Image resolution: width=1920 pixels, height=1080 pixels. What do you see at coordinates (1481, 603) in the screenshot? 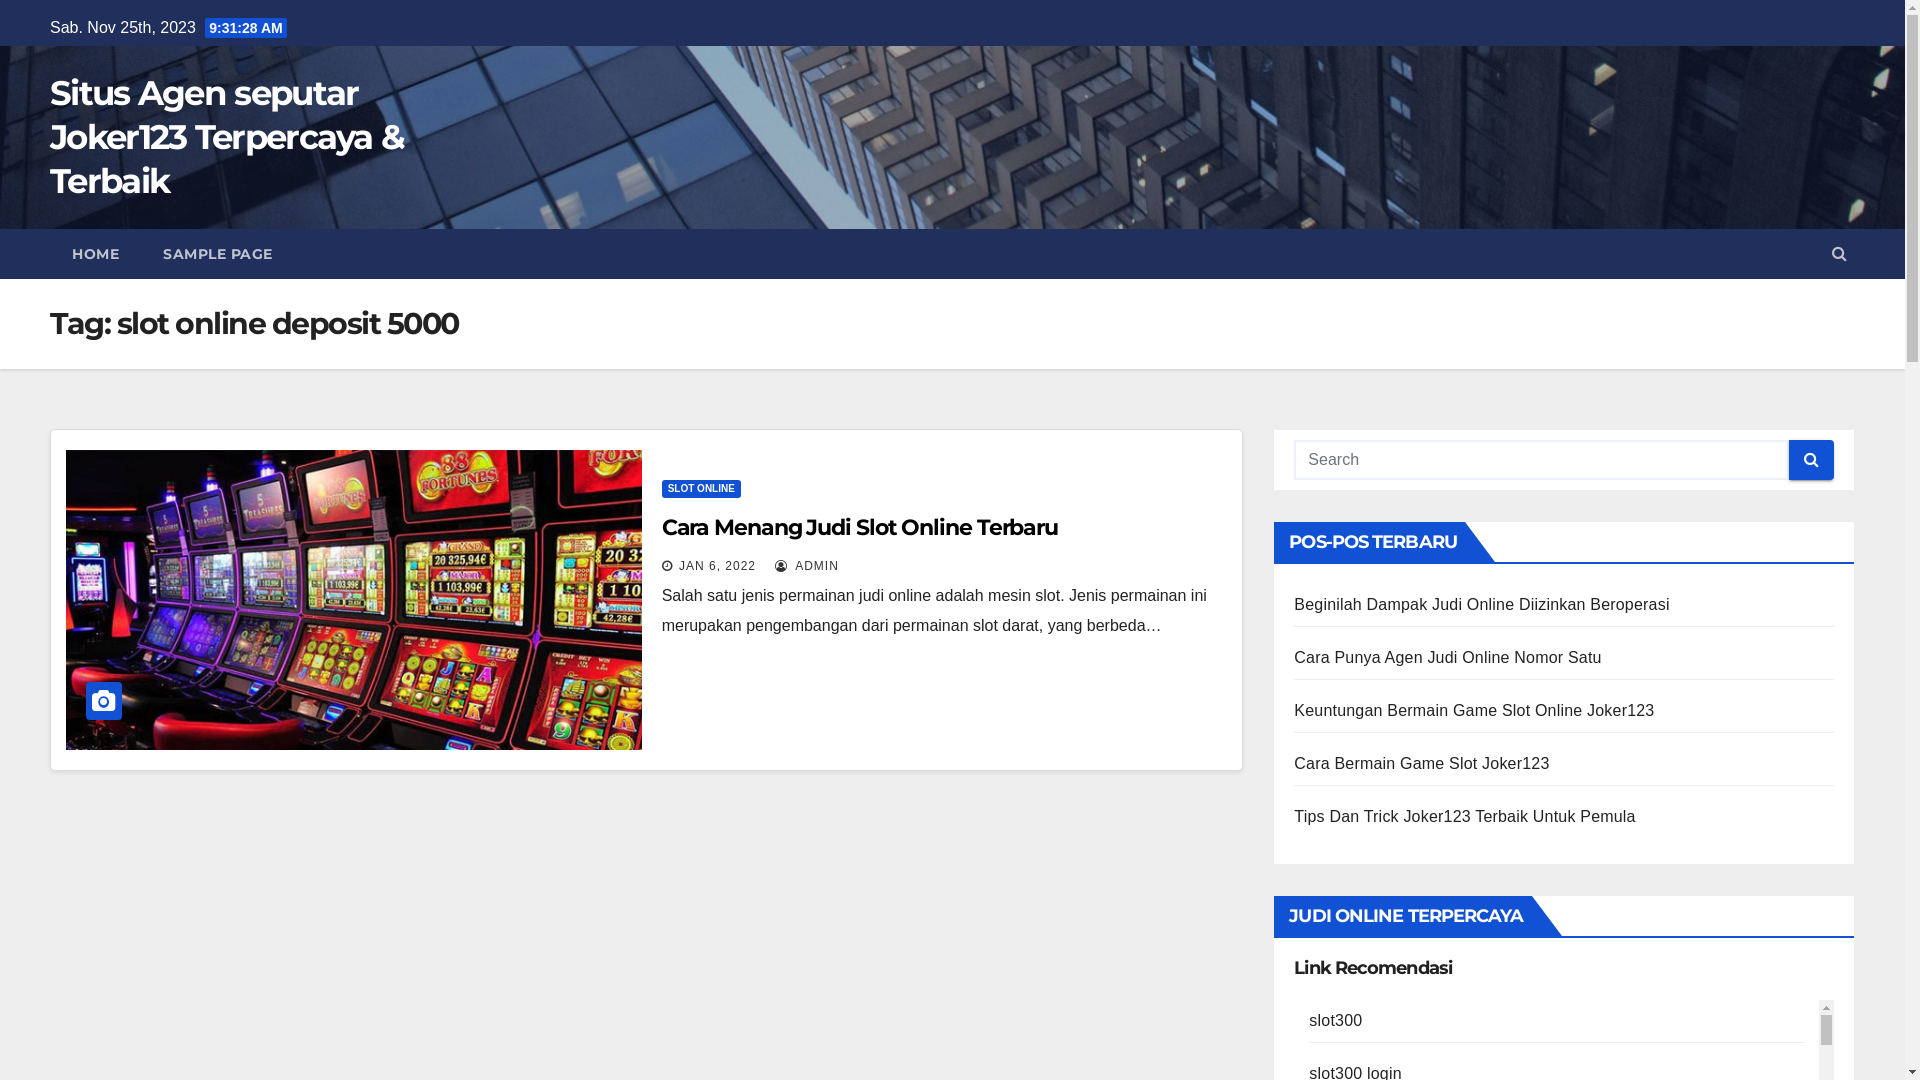
I see `'Beginilah Dampak Judi Online Diizinkan Beroperasi'` at bounding box center [1481, 603].